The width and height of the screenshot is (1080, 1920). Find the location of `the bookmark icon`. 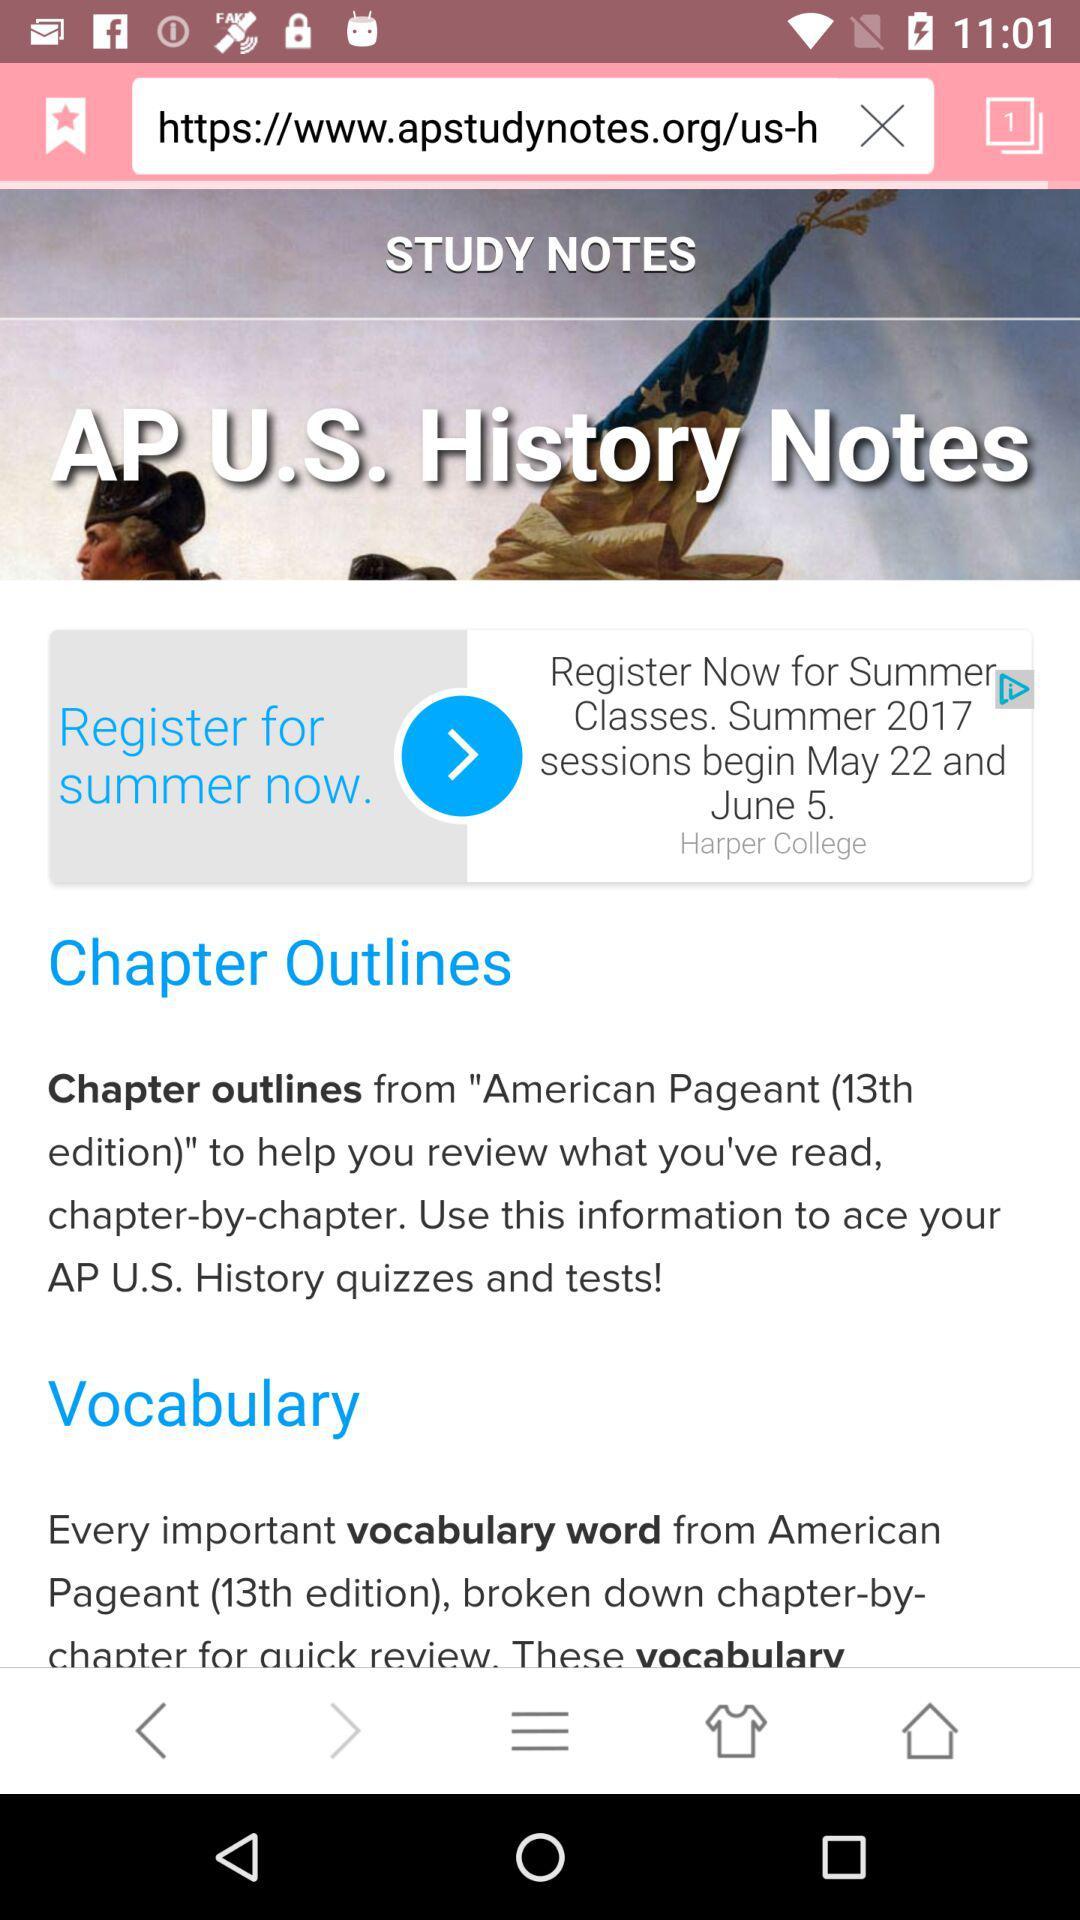

the bookmark icon is located at coordinates (64, 133).